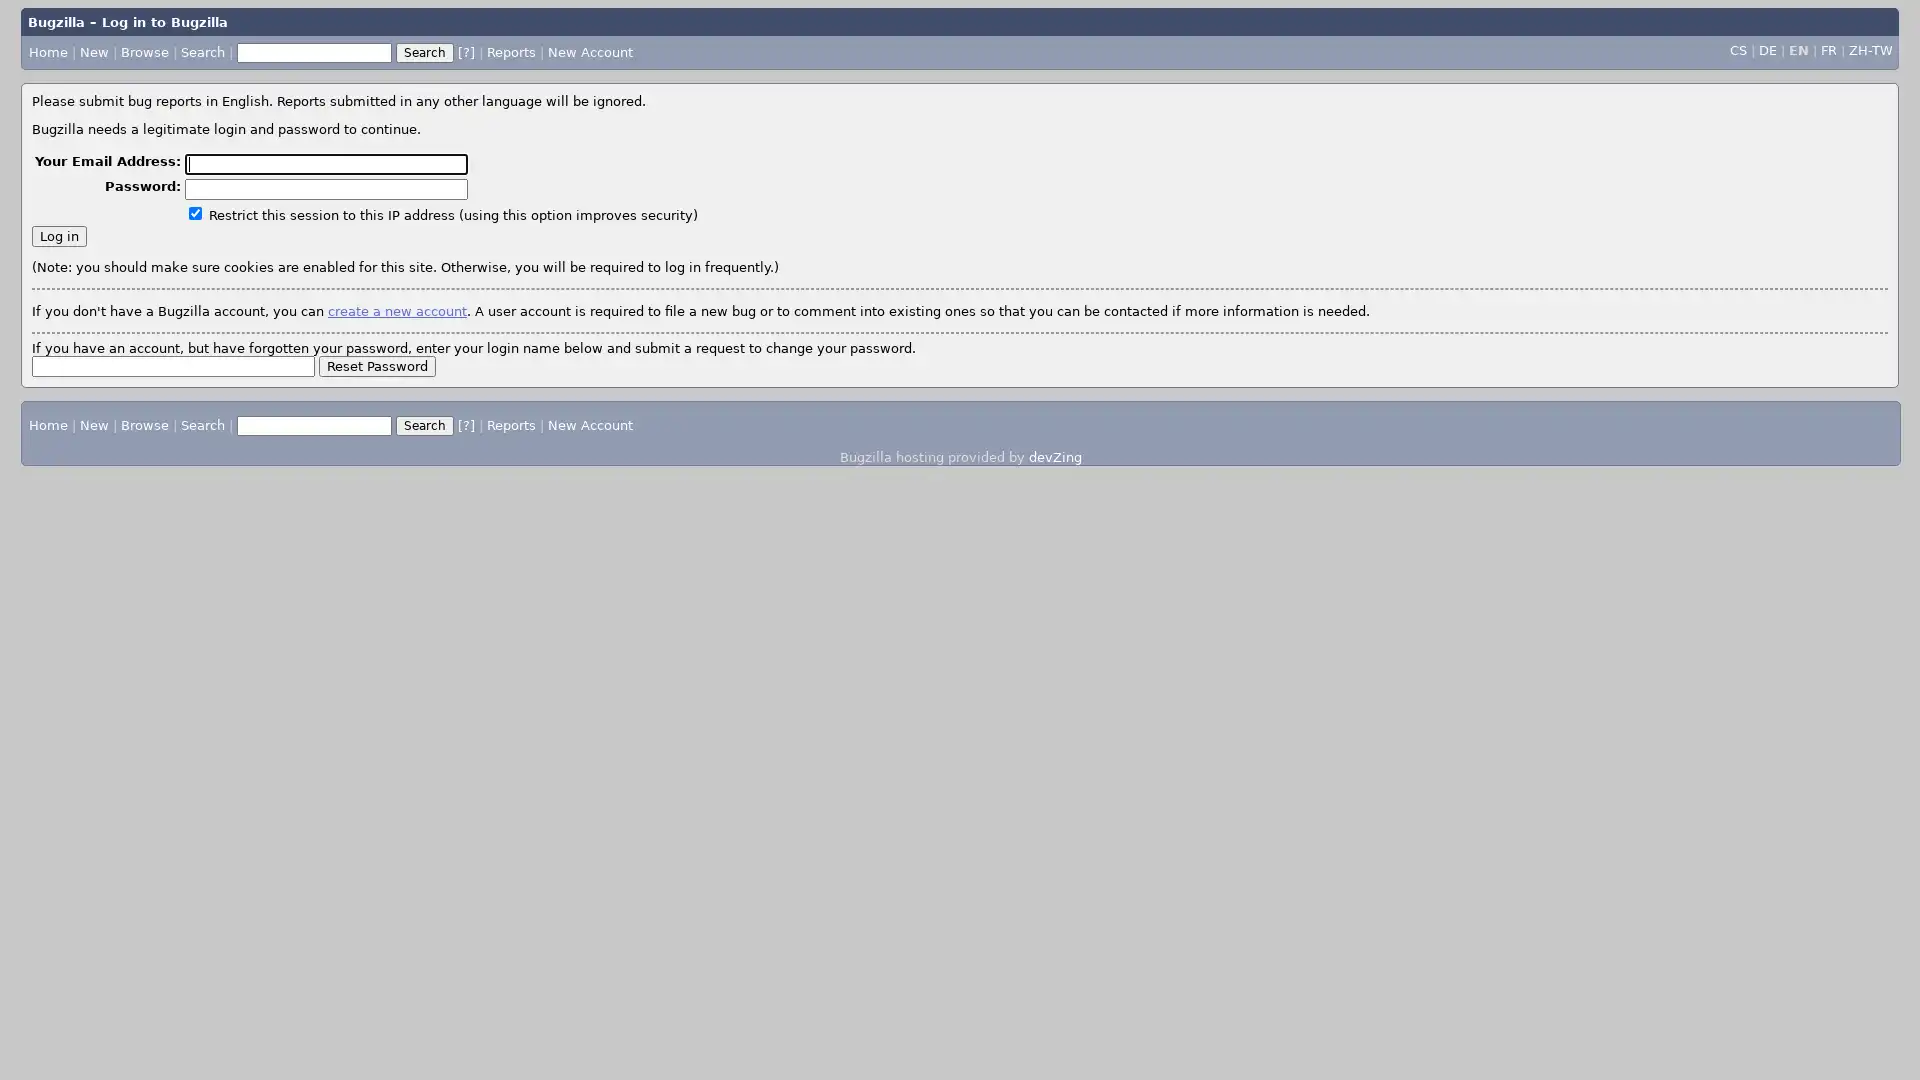  What do you see at coordinates (59, 234) in the screenshot?
I see `Log in` at bounding box center [59, 234].